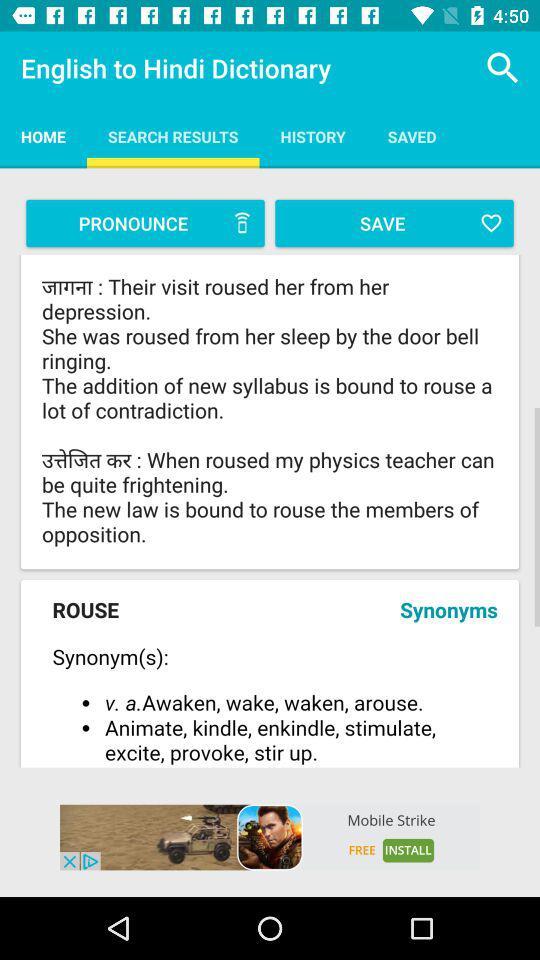 The image size is (540, 960). I want to click on give advertisement information, so click(270, 837).